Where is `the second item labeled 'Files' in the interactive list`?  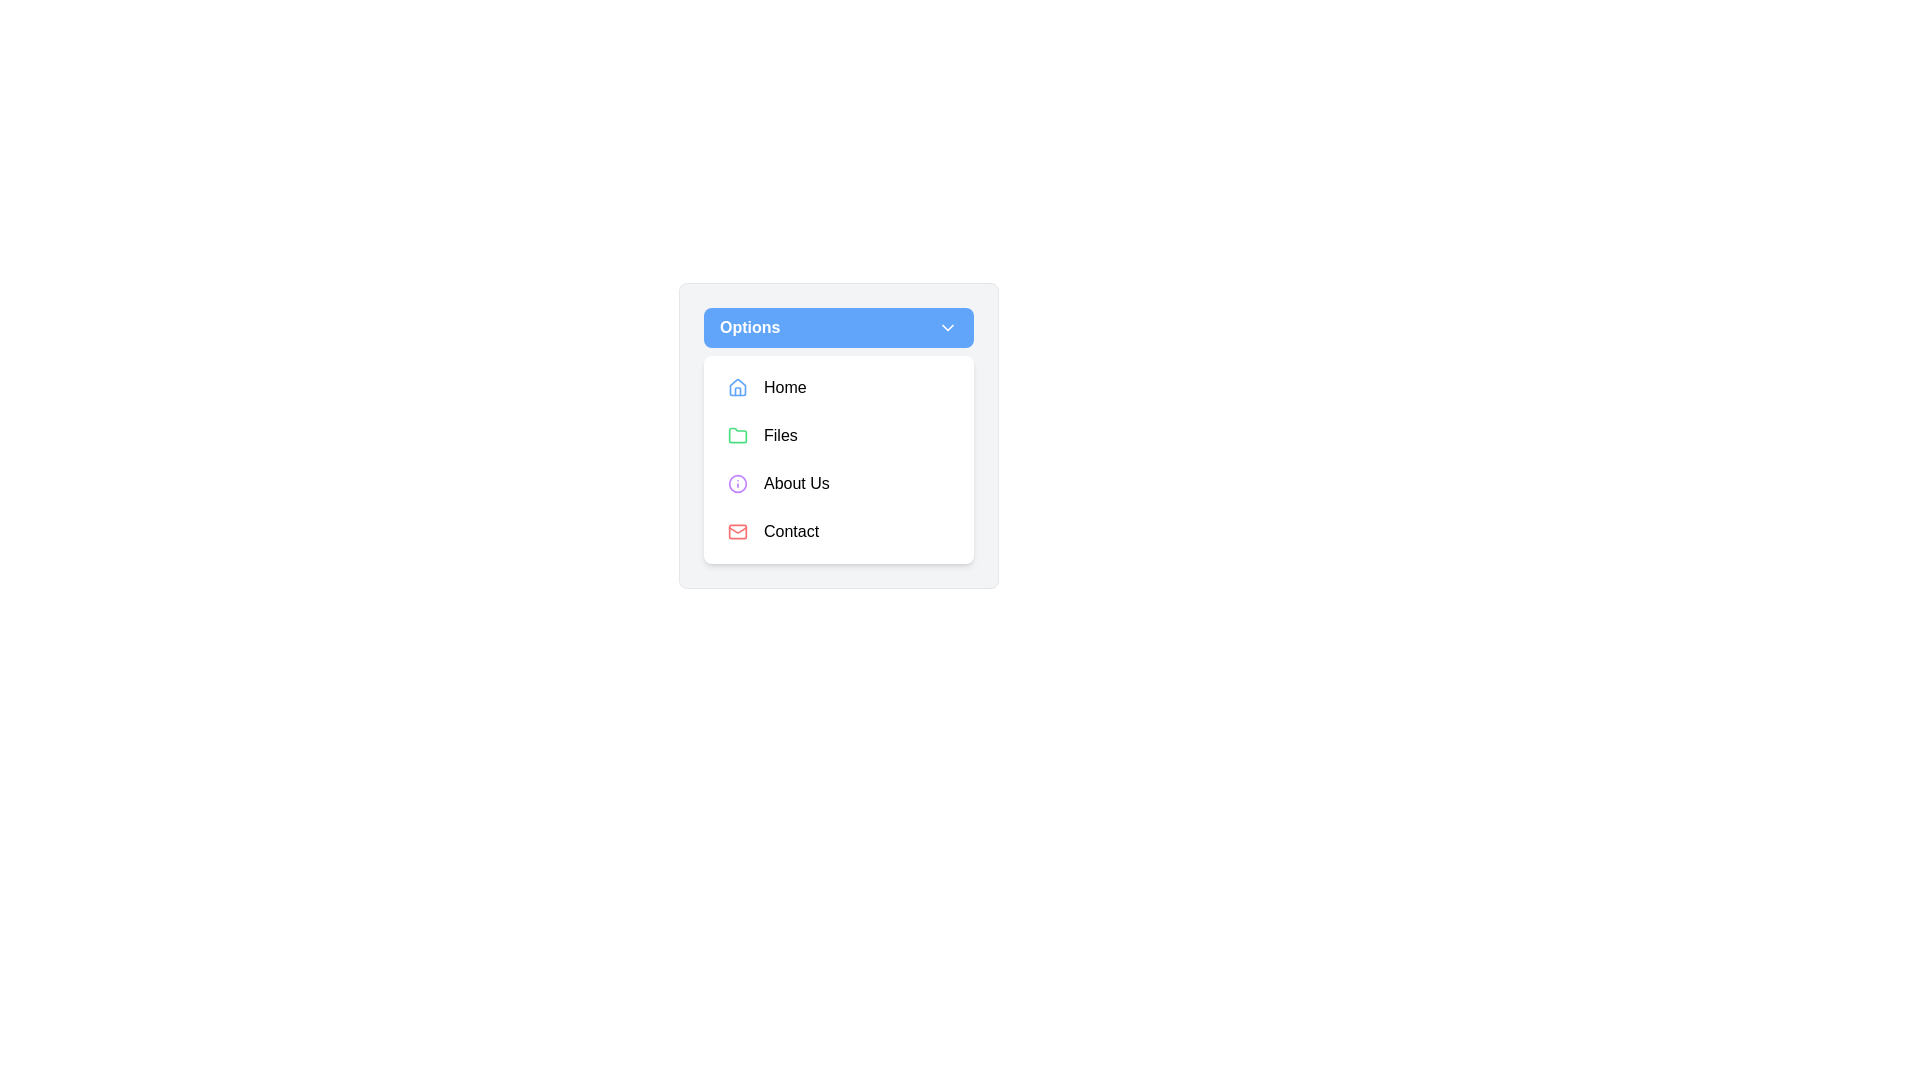
the second item labeled 'Files' in the interactive list is located at coordinates (839, 434).